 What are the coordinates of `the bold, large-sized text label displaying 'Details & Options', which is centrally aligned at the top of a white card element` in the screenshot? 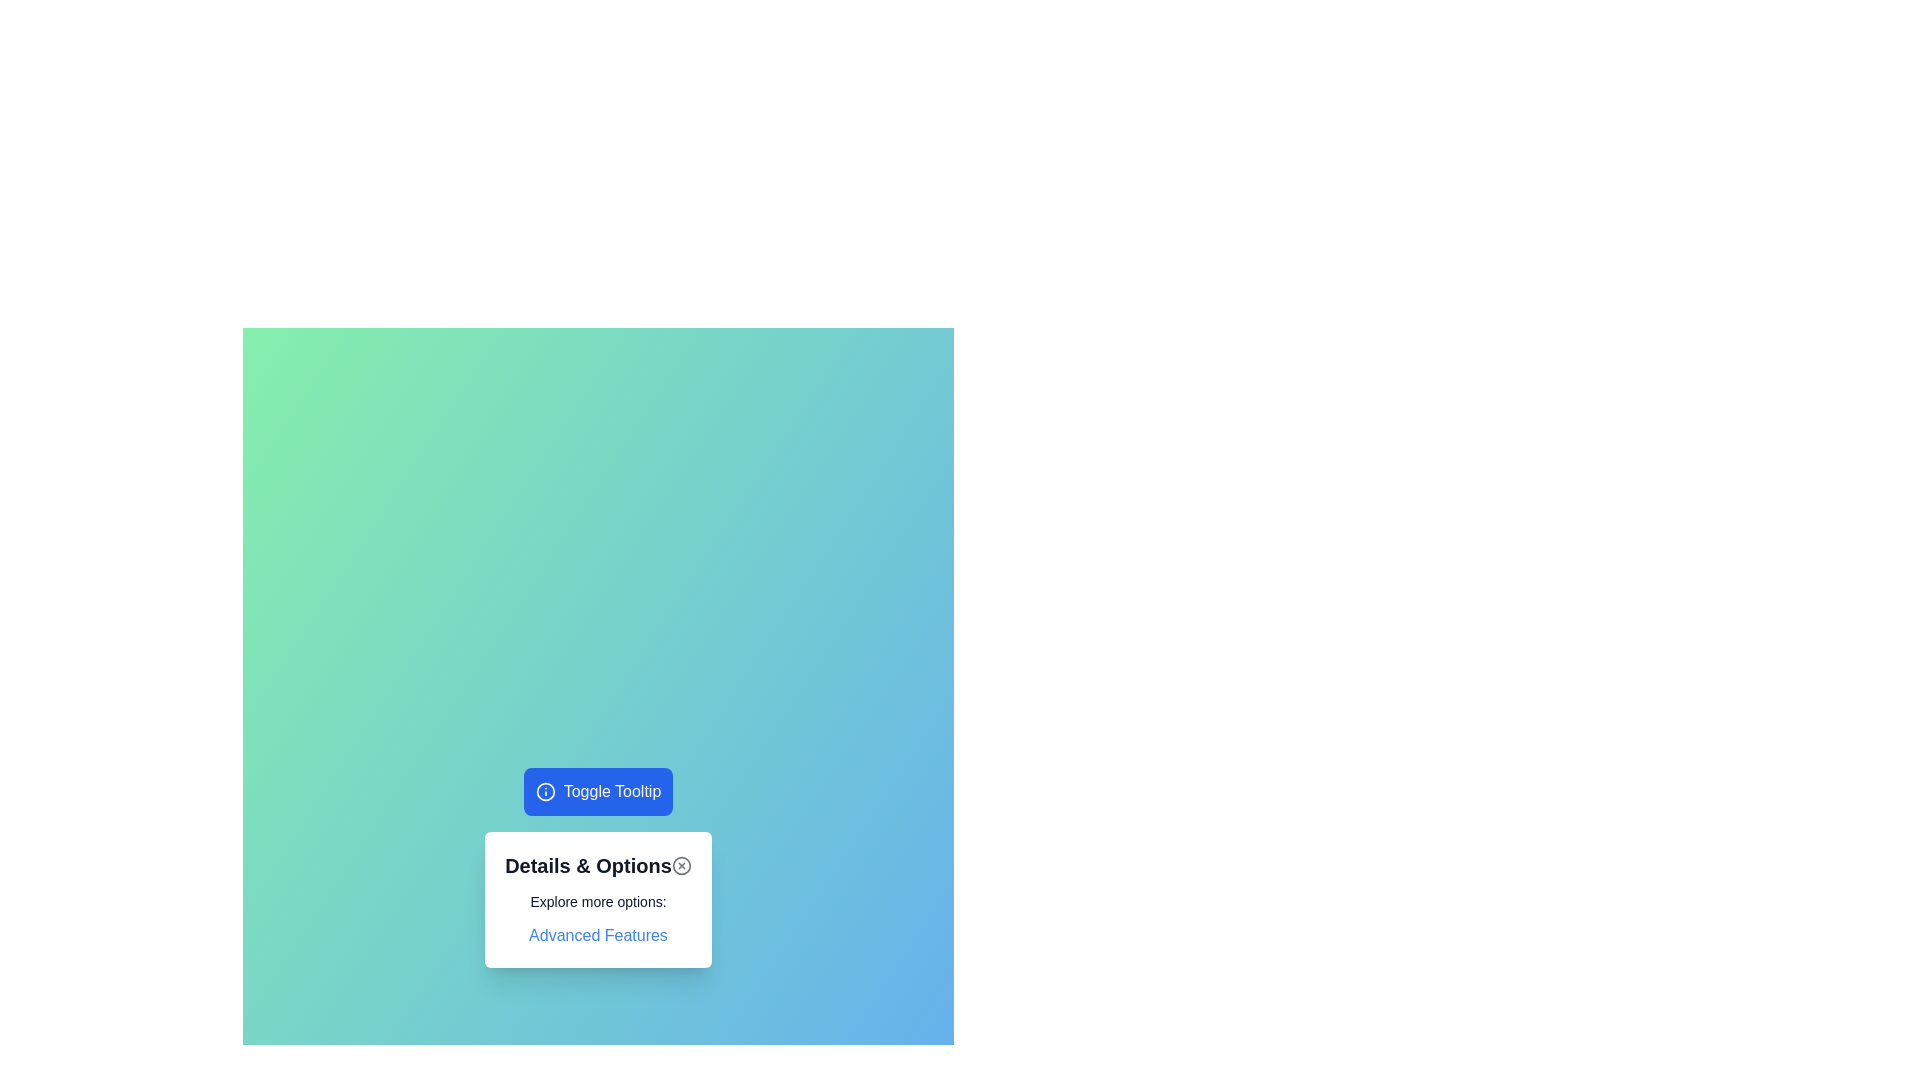 It's located at (587, 865).